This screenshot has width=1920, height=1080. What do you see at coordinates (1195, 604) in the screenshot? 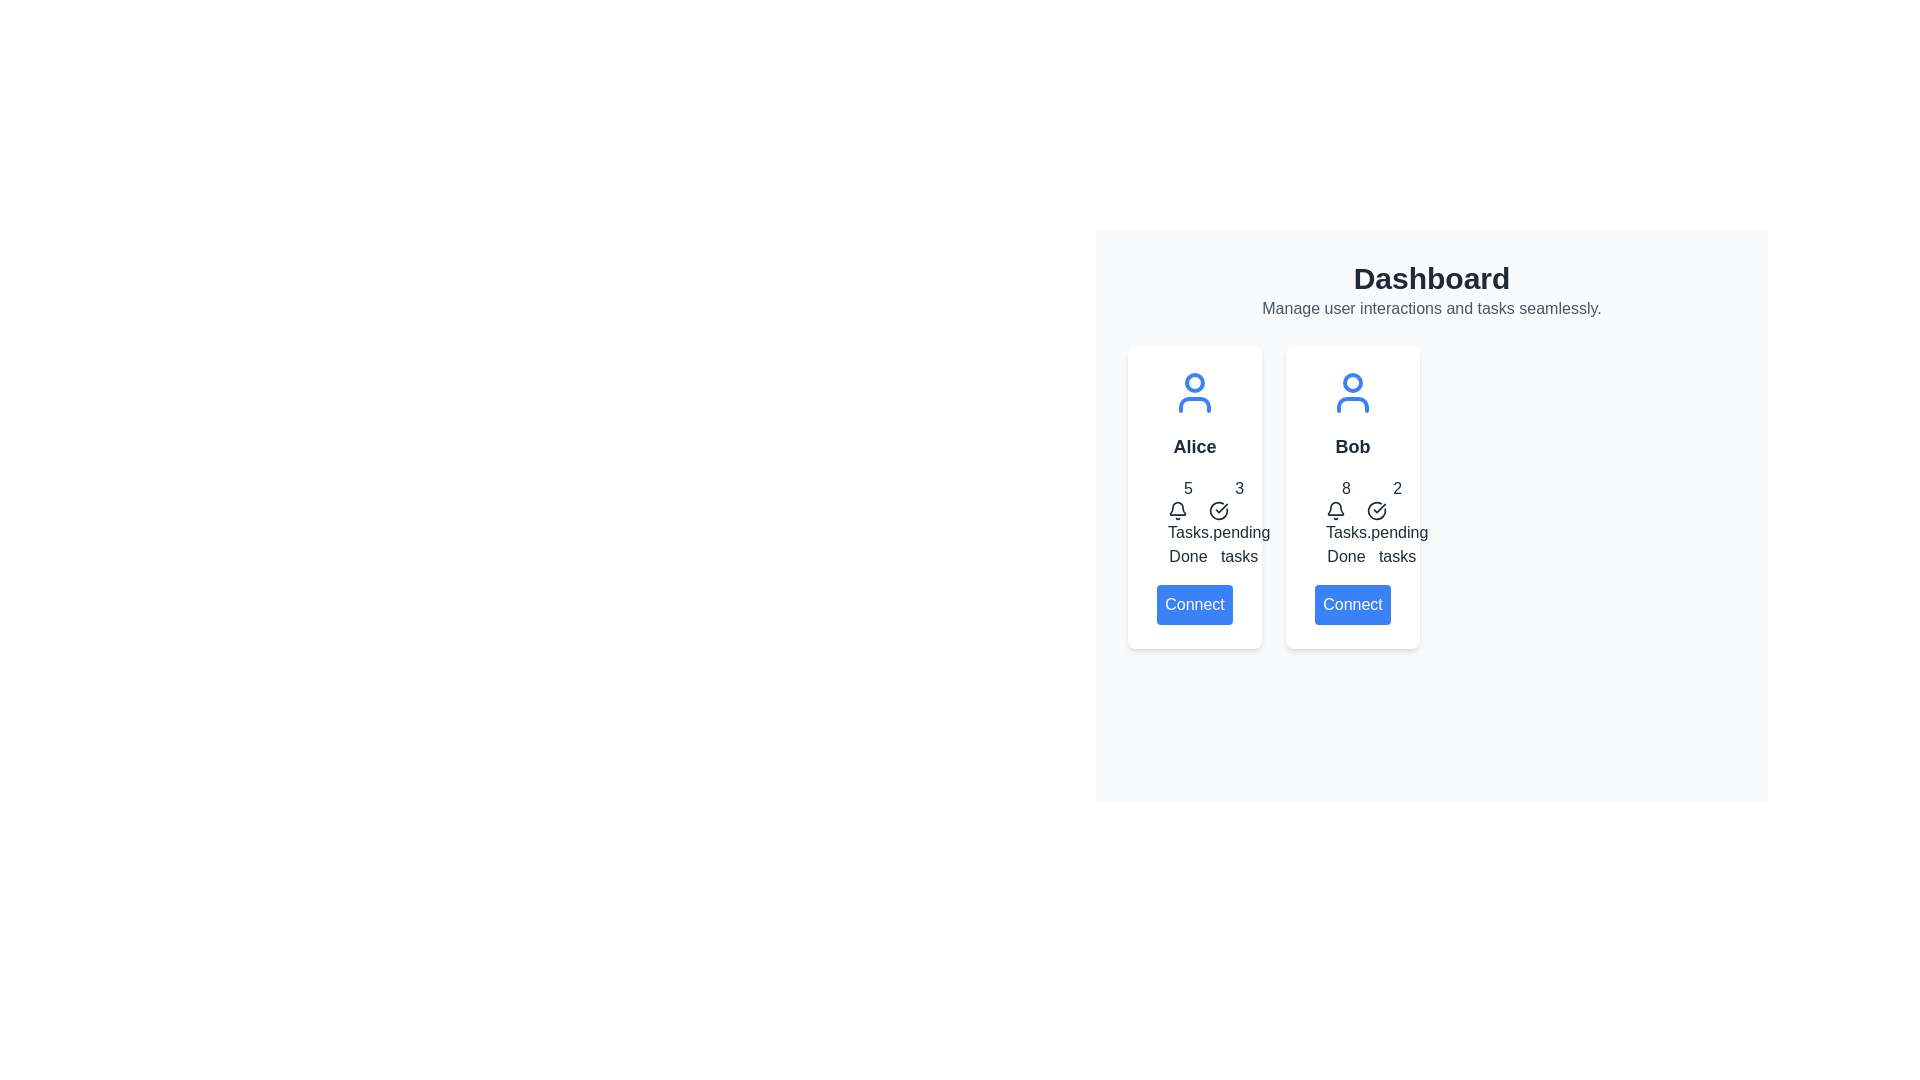
I see `the 'Connect' button with a blue background and white text located at the bottom of the user card for 'Alice' to initiate a connection` at bounding box center [1195, 604].